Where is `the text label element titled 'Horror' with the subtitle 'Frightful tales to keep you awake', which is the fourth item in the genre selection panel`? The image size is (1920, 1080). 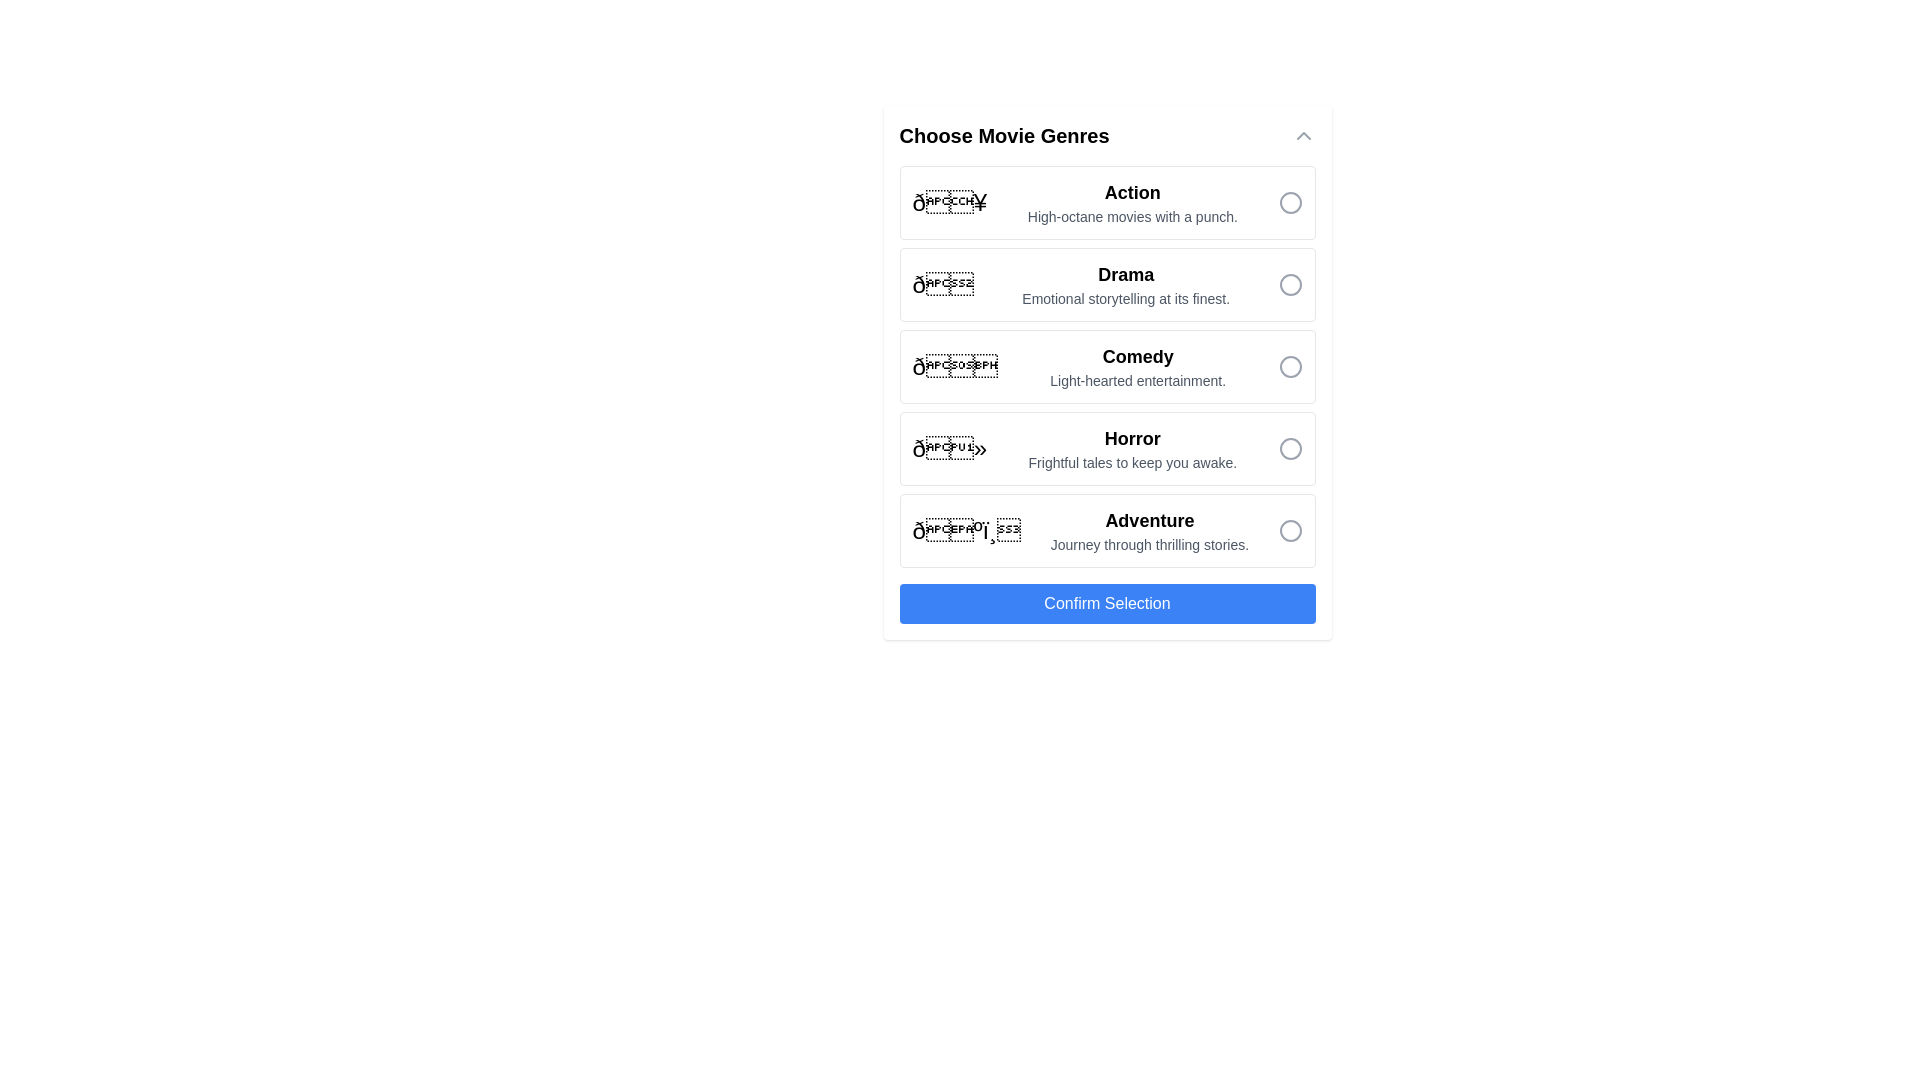
the text label element titled 'Horror' with the subtitle 'Frightful tales to keep you awake', which is the fourth item in the genre selection panel is located at coordinates (1132, 447).